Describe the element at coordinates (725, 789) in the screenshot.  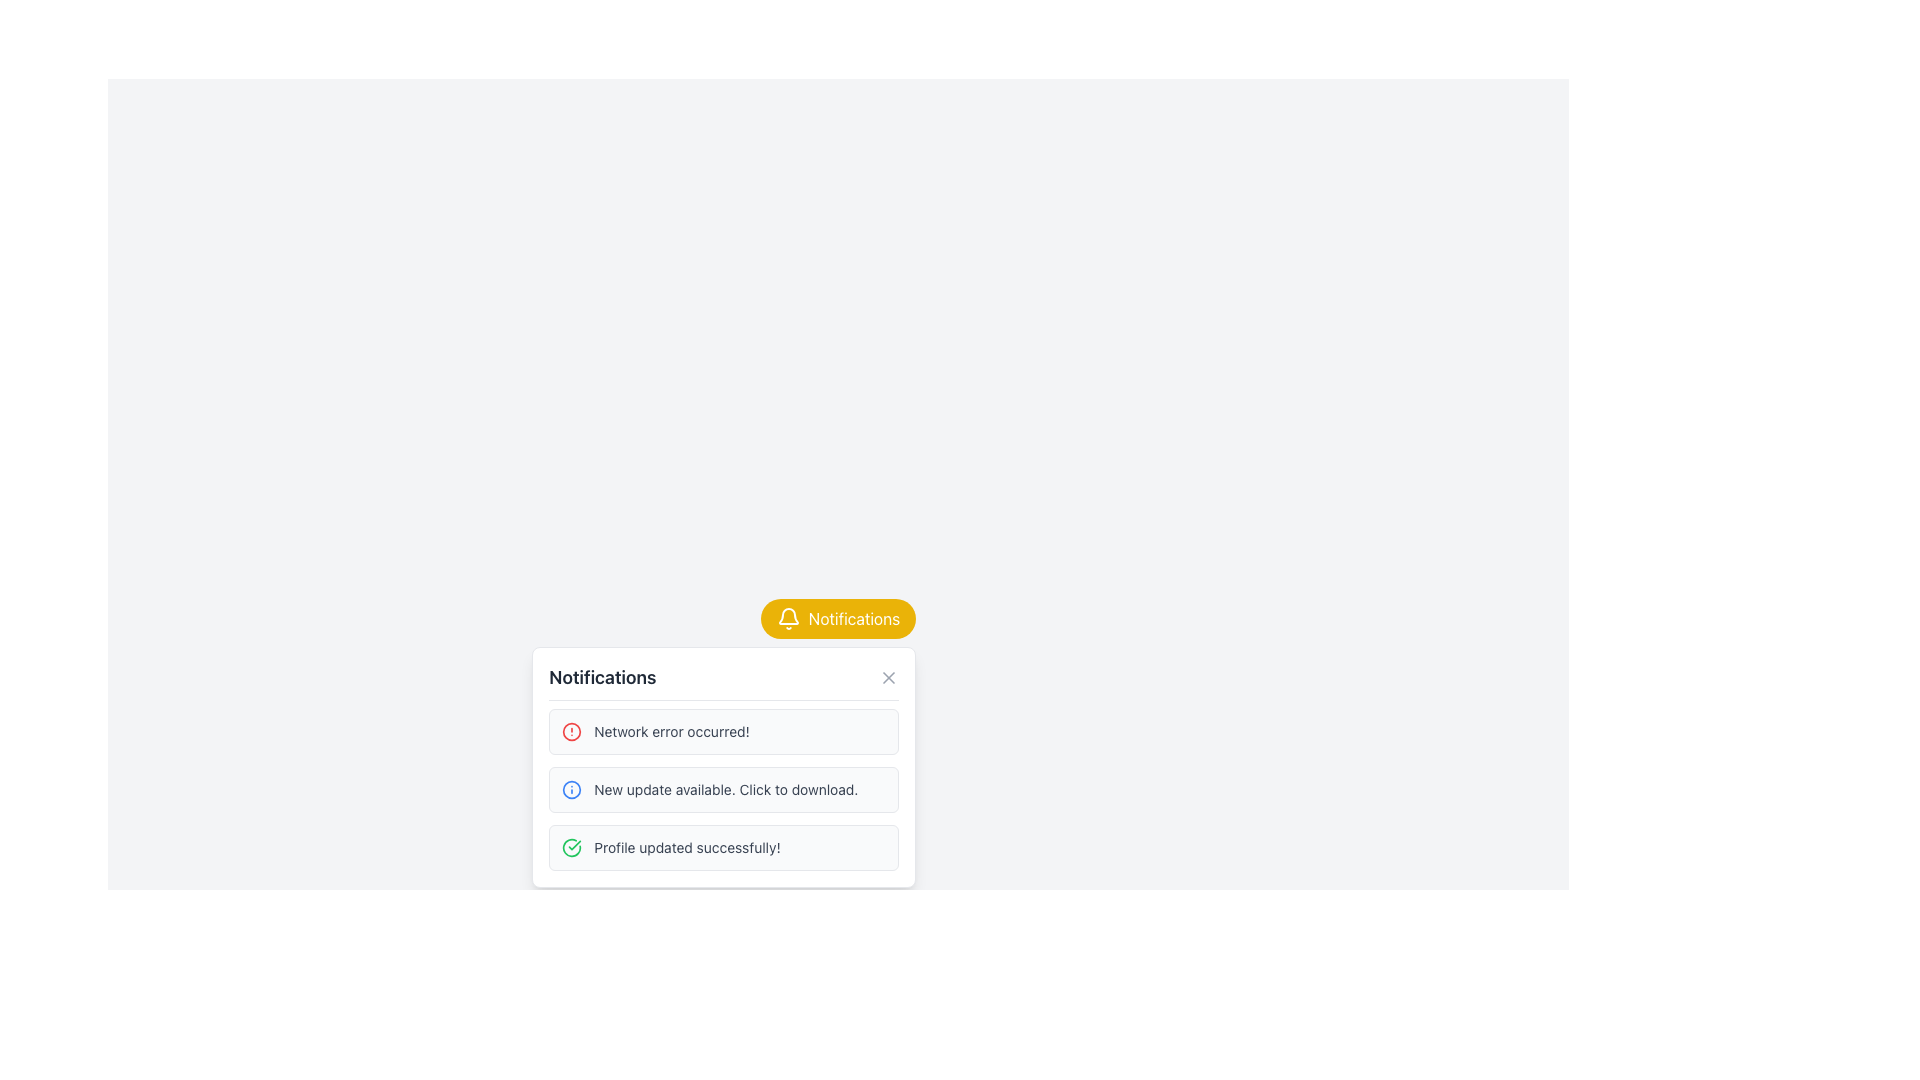
I see `the text label that reads 'New update available. Click to download.' which is the second item in the vertically stacked list of notifications` at that location.